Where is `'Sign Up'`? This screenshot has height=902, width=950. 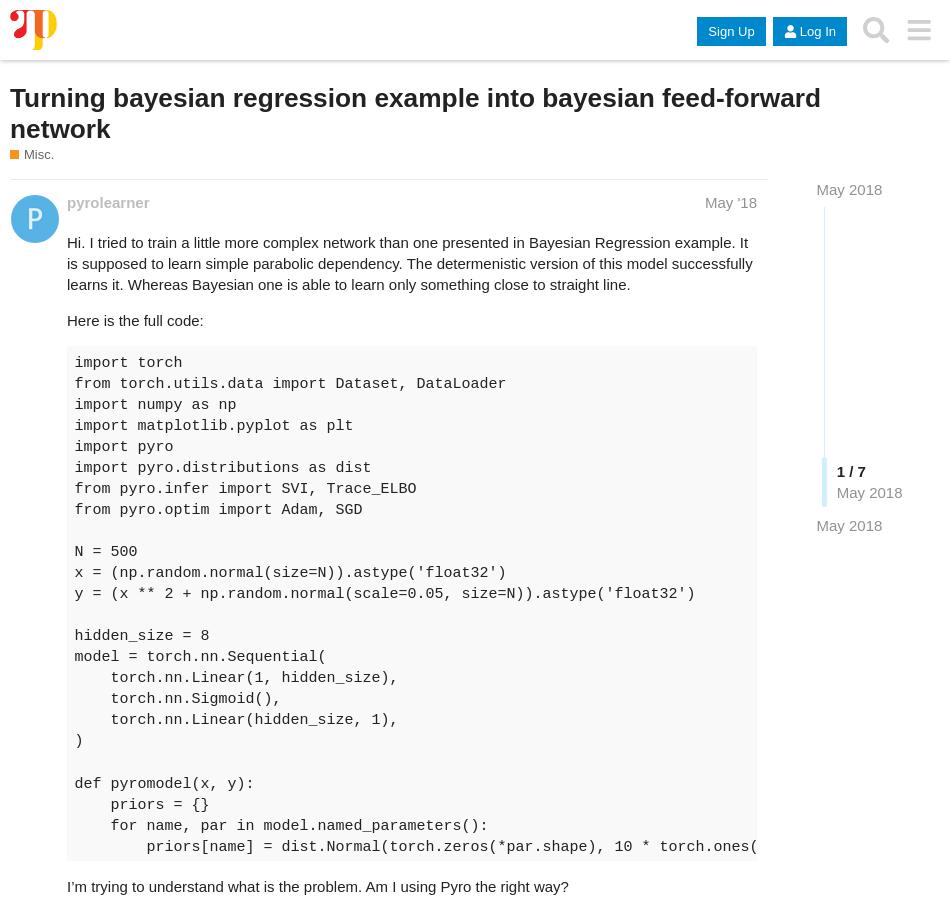 'Sign Up' is located at coordinates (708, 30).